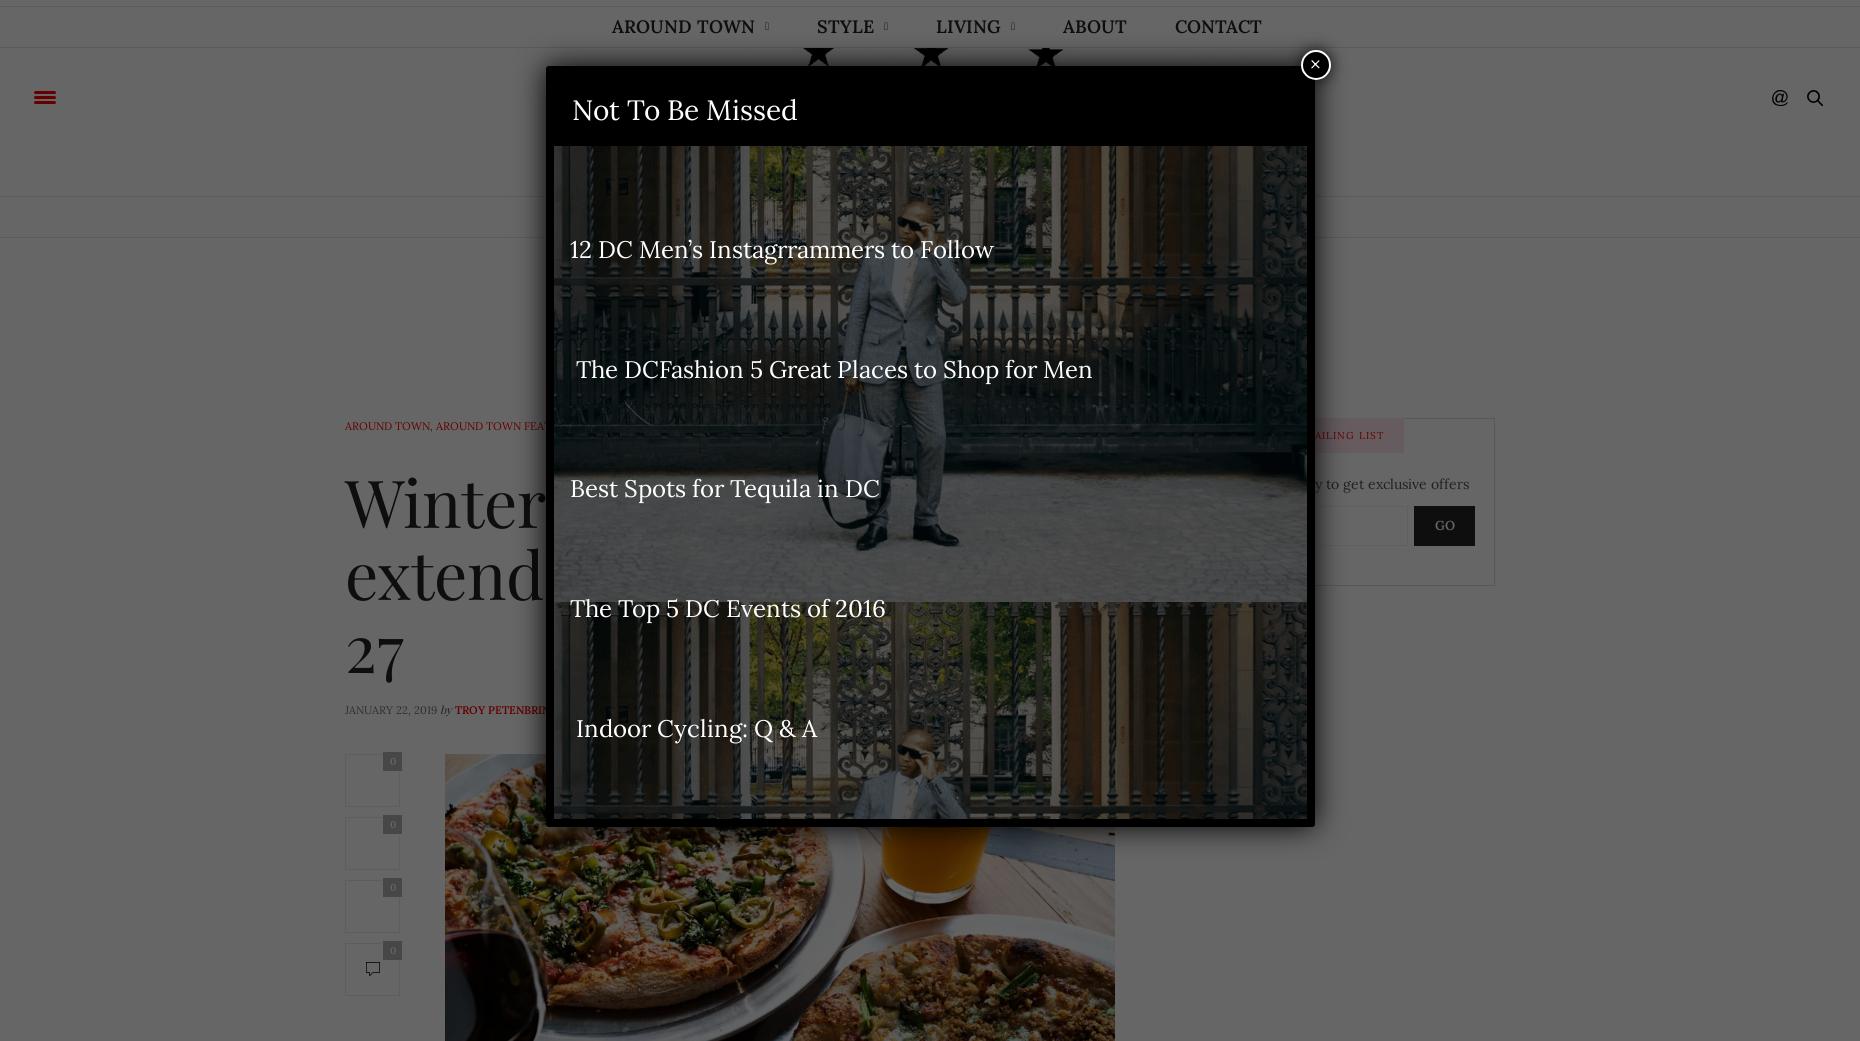 This screenshot has width=1860, height=1041. What do you see at coordinates (1344, 434) in the screenshot?
I see `'MAILING LIST'` at bounding box center [1344, 434].